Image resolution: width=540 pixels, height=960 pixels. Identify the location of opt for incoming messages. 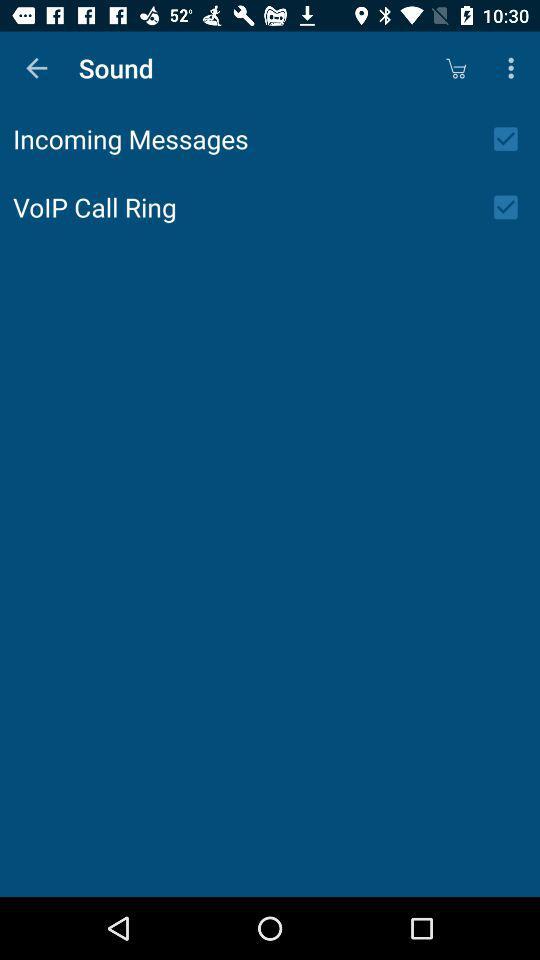
(512, 138).